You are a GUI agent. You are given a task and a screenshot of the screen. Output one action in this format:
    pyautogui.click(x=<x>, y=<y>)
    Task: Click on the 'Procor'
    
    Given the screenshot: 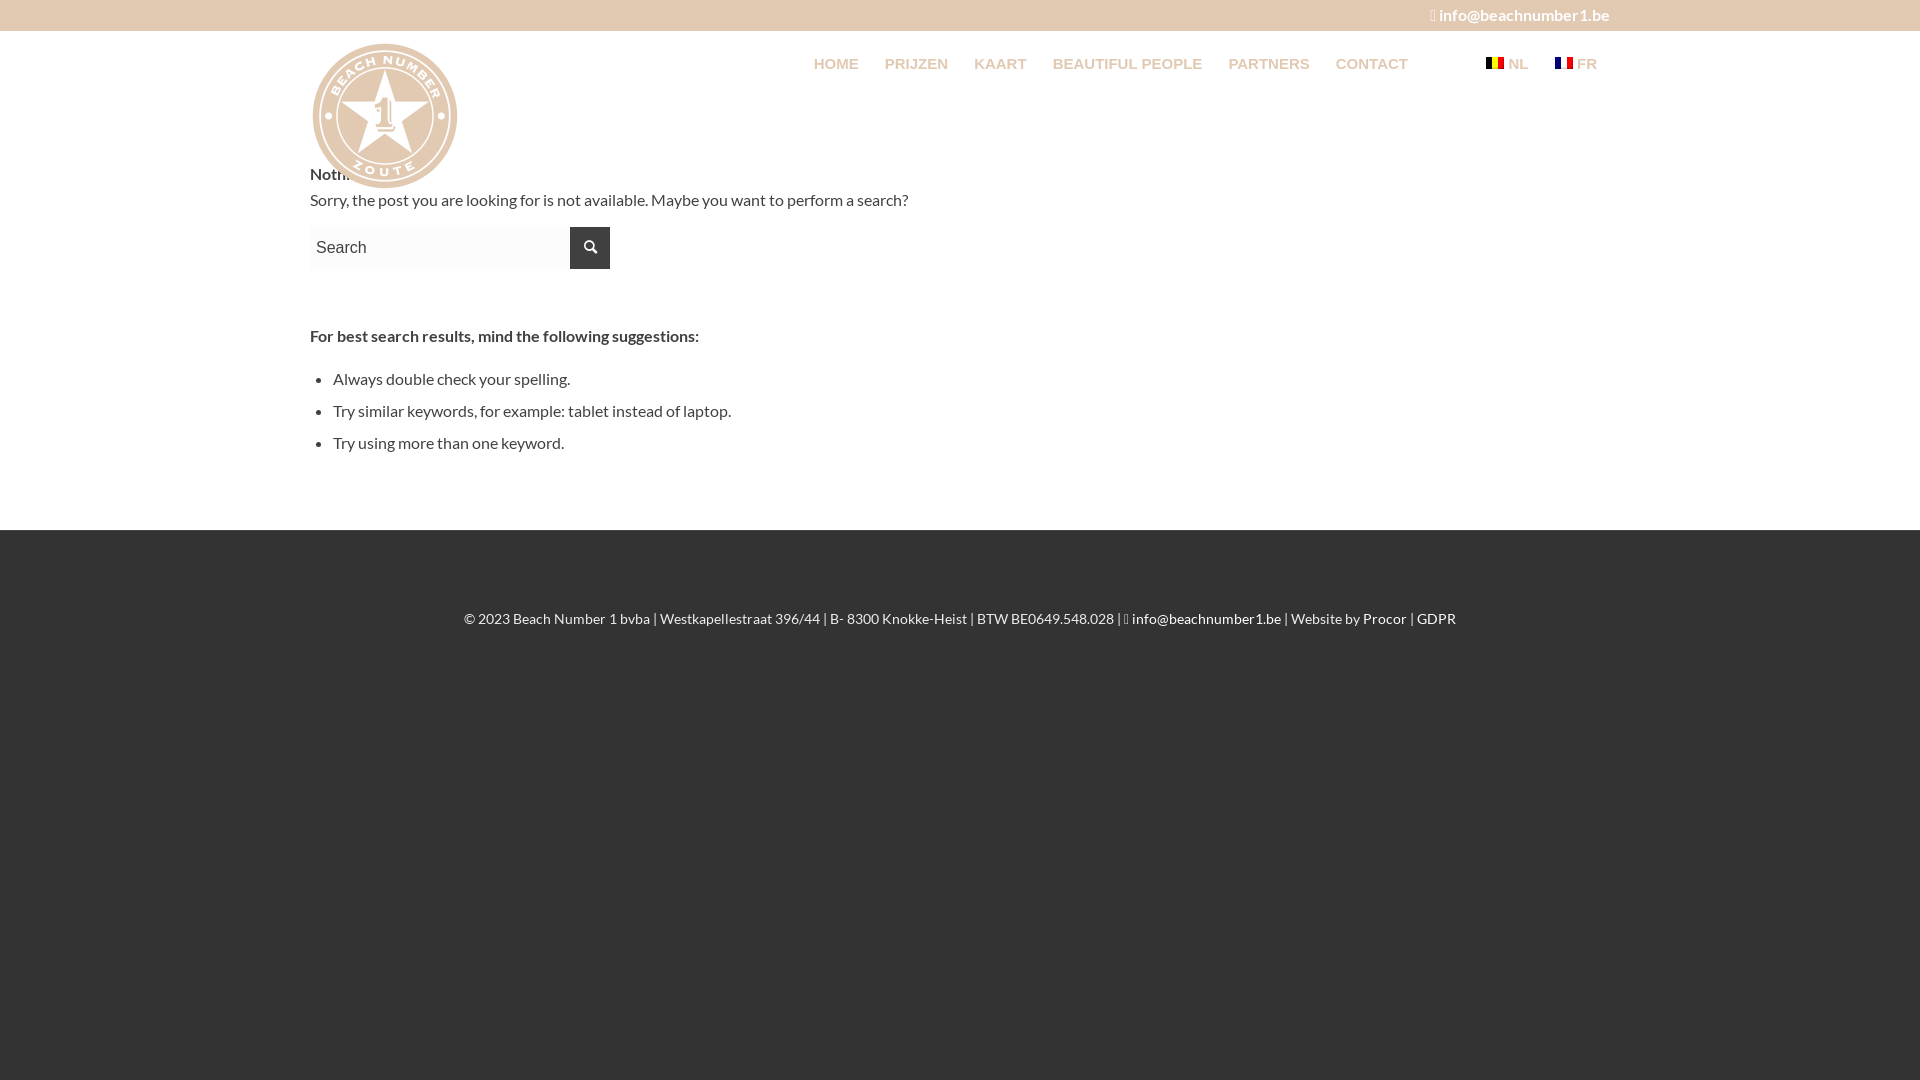 What is the action you would take?
    pyautogui.click(x=1384, y=617)
    